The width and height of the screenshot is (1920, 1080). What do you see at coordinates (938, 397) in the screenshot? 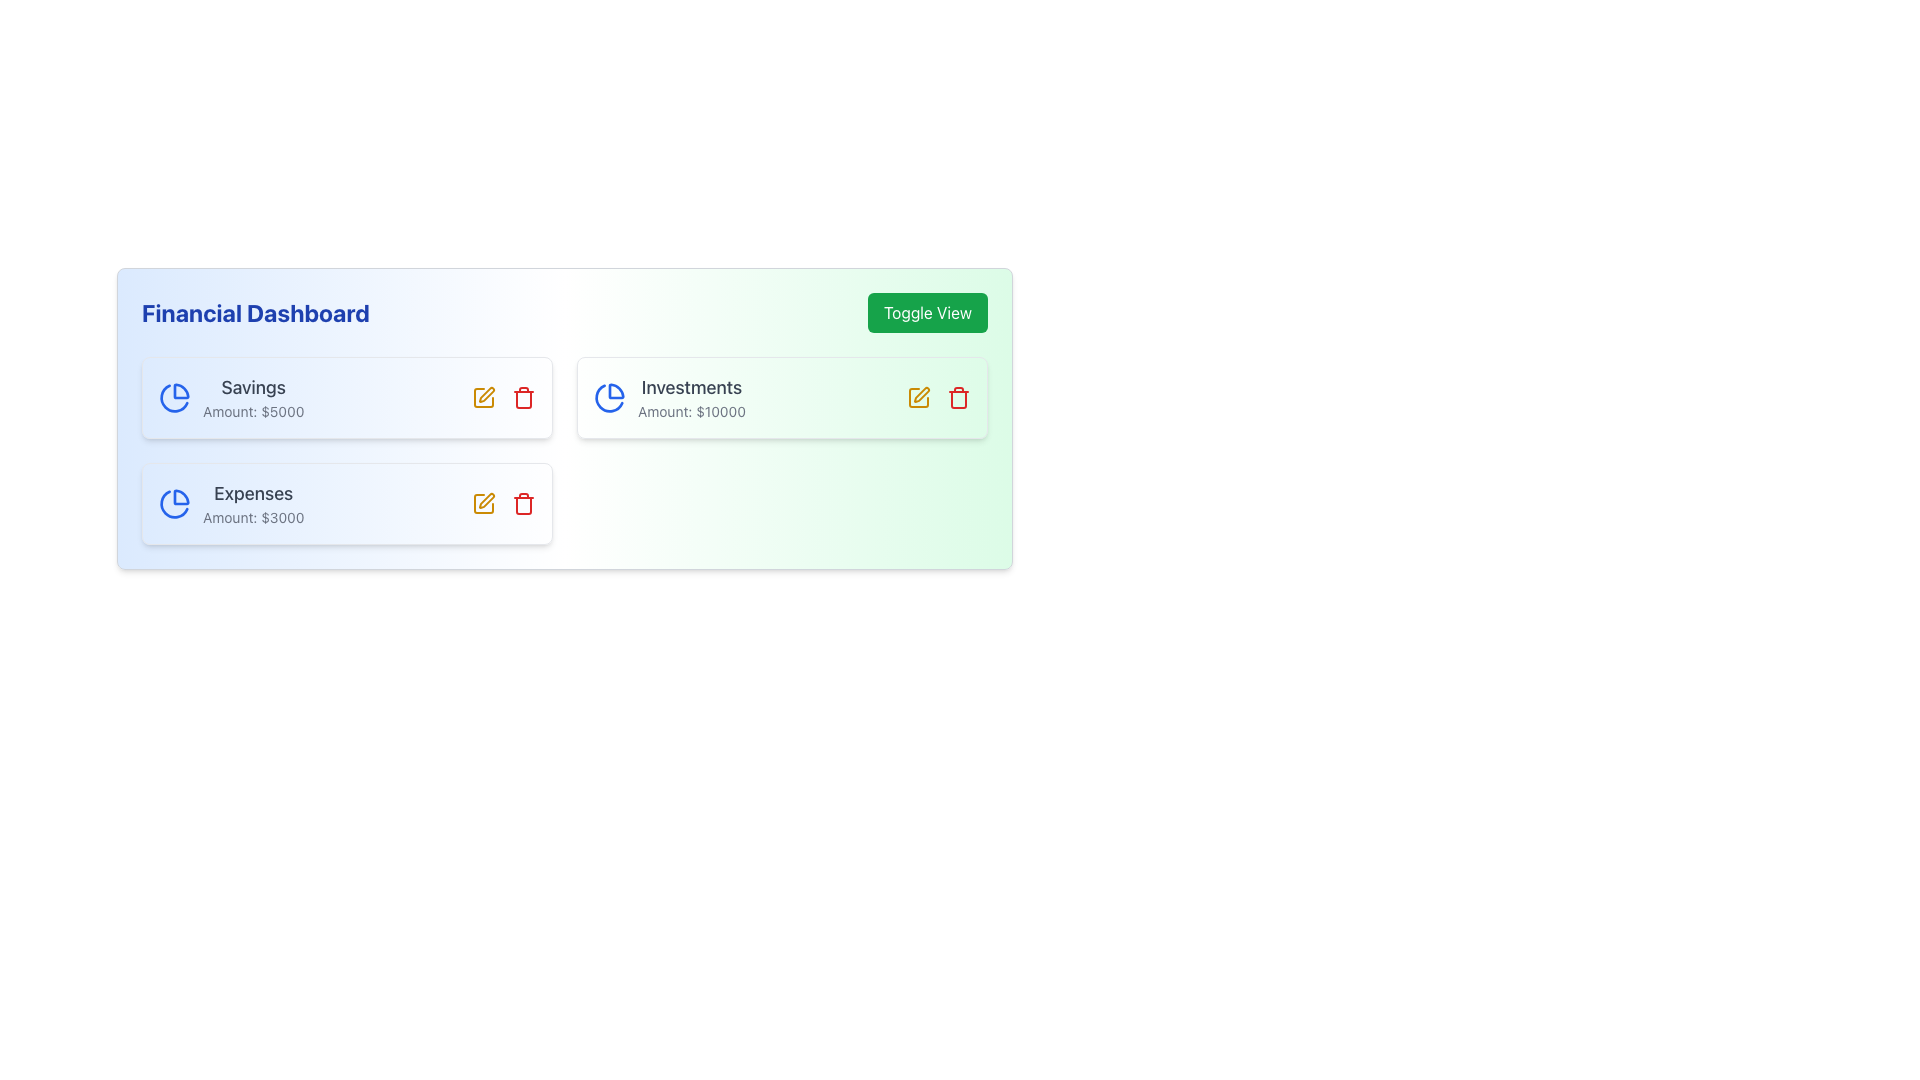
I see `the second icon in the Group of Interactive Icons located within the 'Investments' section of the Financial Dashboard` at bounding box center [938, 397].